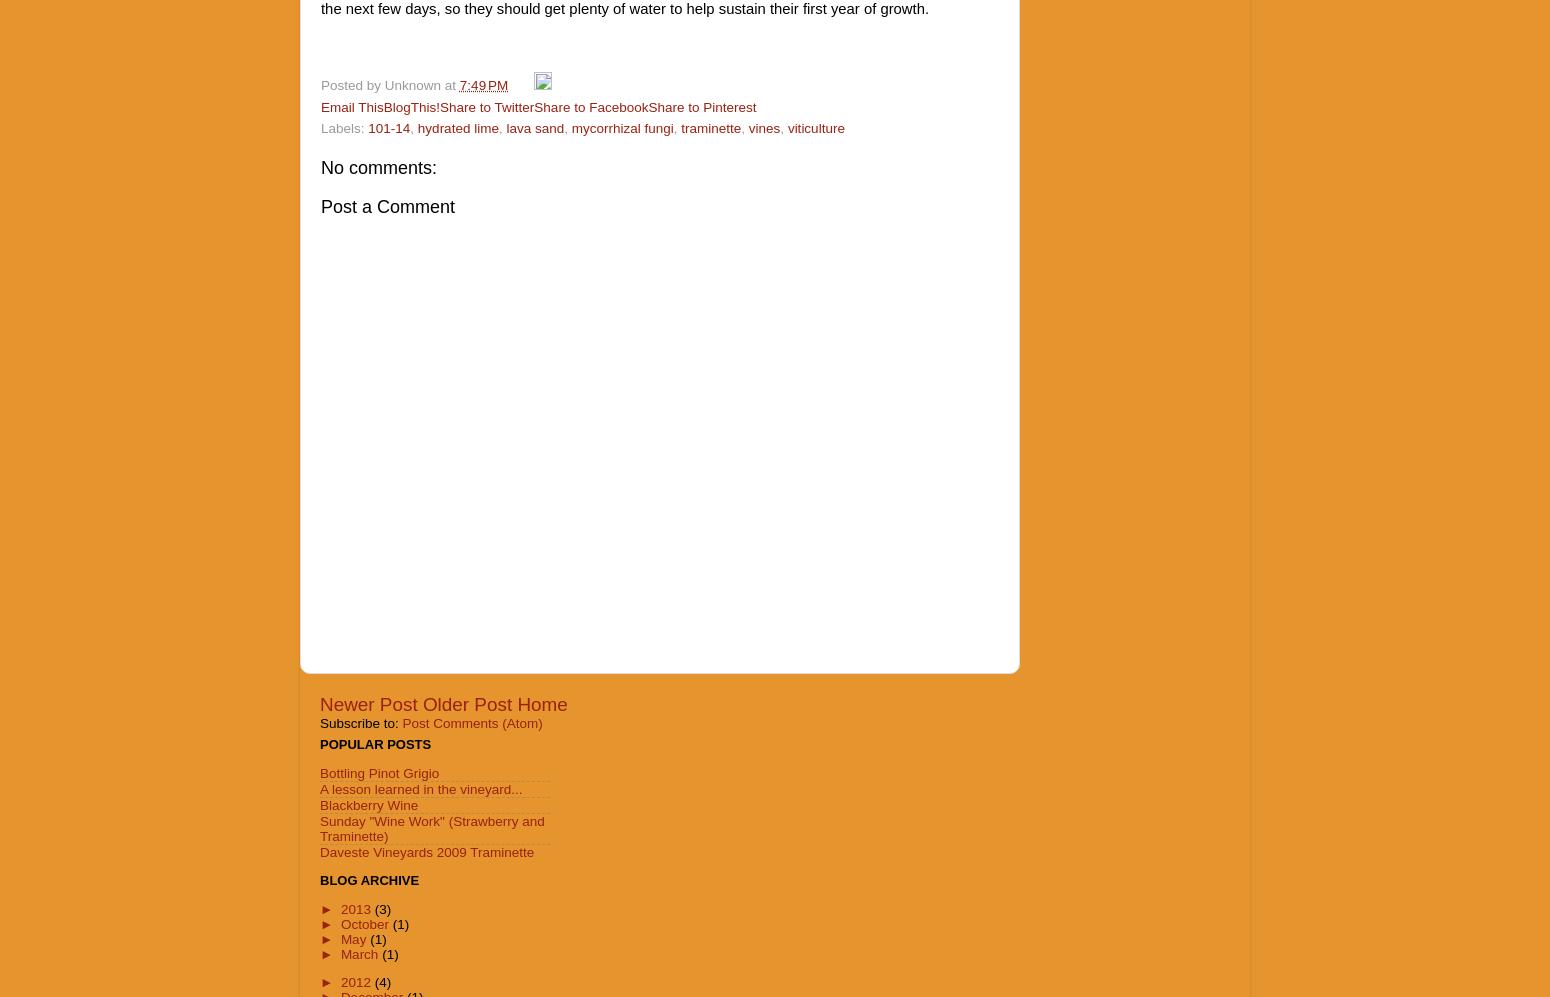 Image resolution: width=1550 pixels, height=997 pixels. Describe the element at coordinates (591, 106) in the screenshot. I see `'Share to Facebook'` at that location.